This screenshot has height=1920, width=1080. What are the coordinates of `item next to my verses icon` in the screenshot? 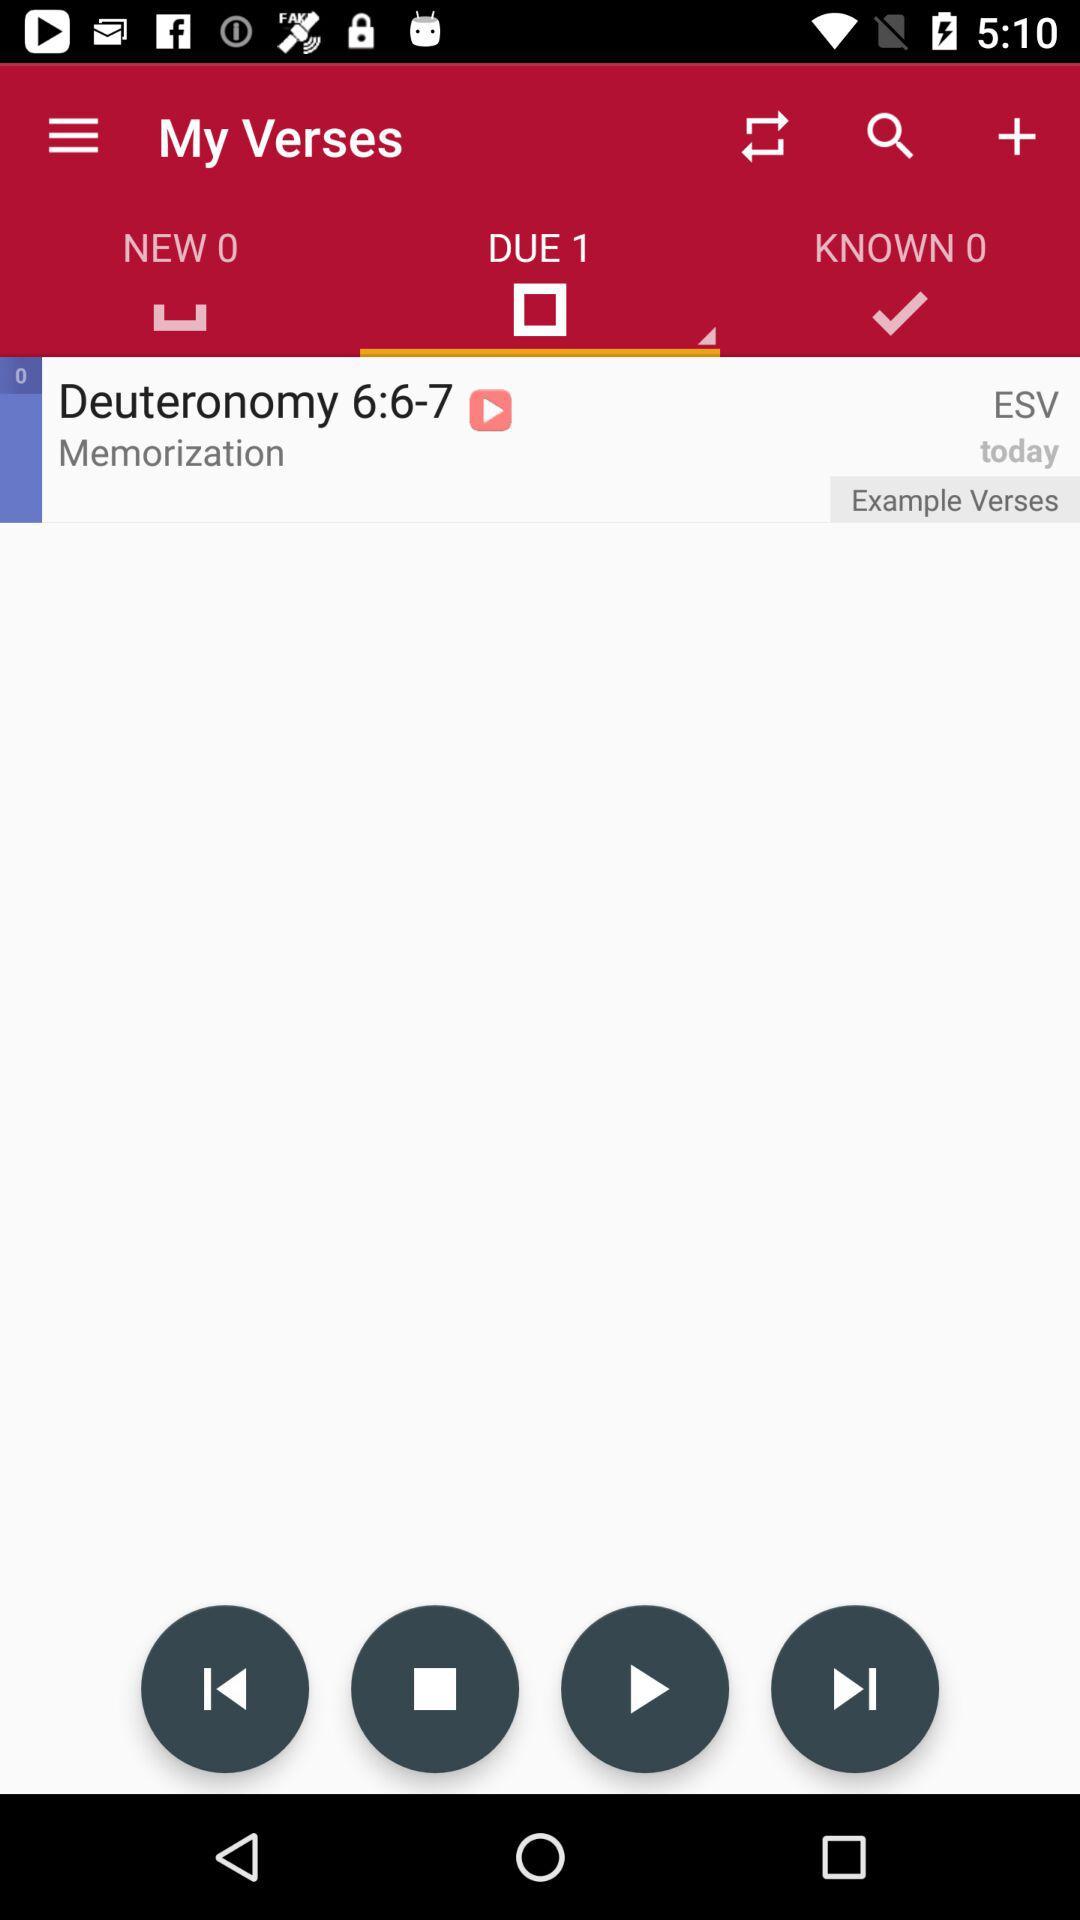 It's located at (764, 135).